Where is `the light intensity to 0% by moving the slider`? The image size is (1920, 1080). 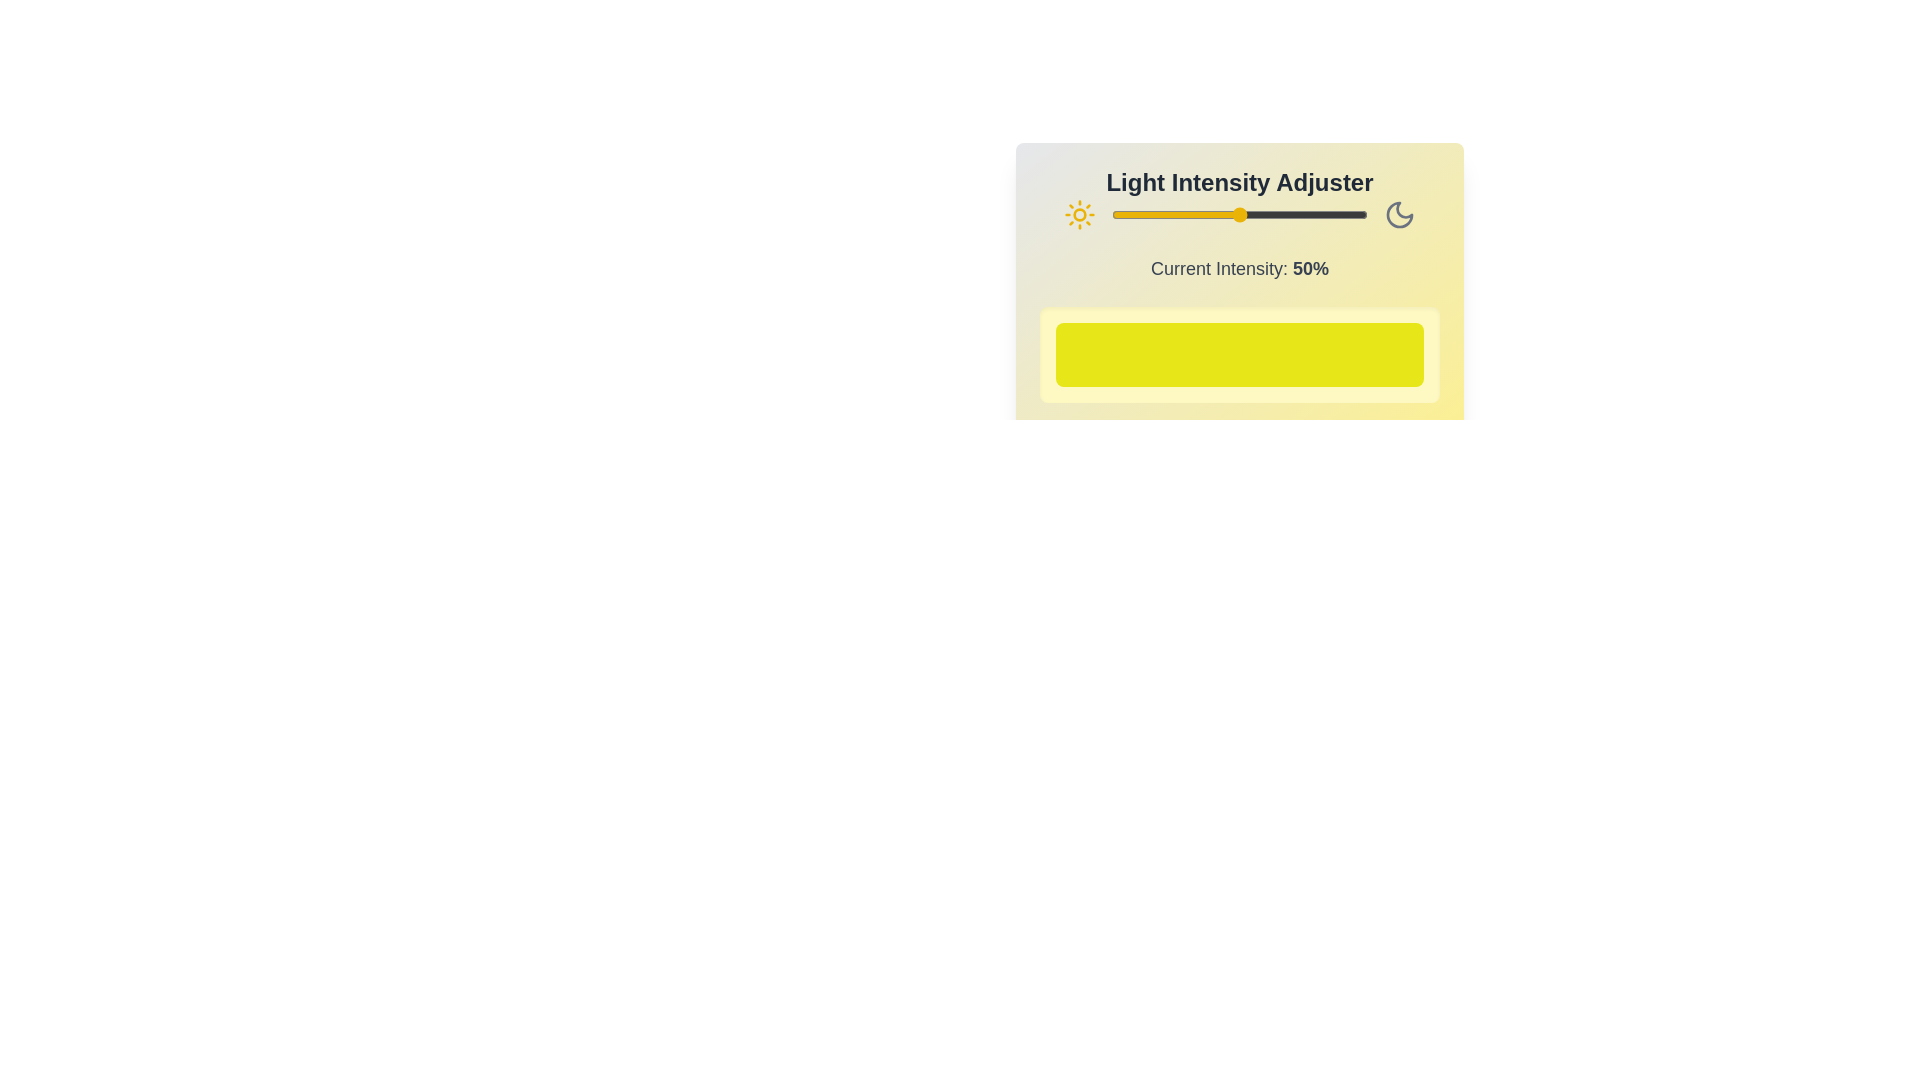
the light intensity to 0% by moving the slider is located at coordinates (1111, 215).